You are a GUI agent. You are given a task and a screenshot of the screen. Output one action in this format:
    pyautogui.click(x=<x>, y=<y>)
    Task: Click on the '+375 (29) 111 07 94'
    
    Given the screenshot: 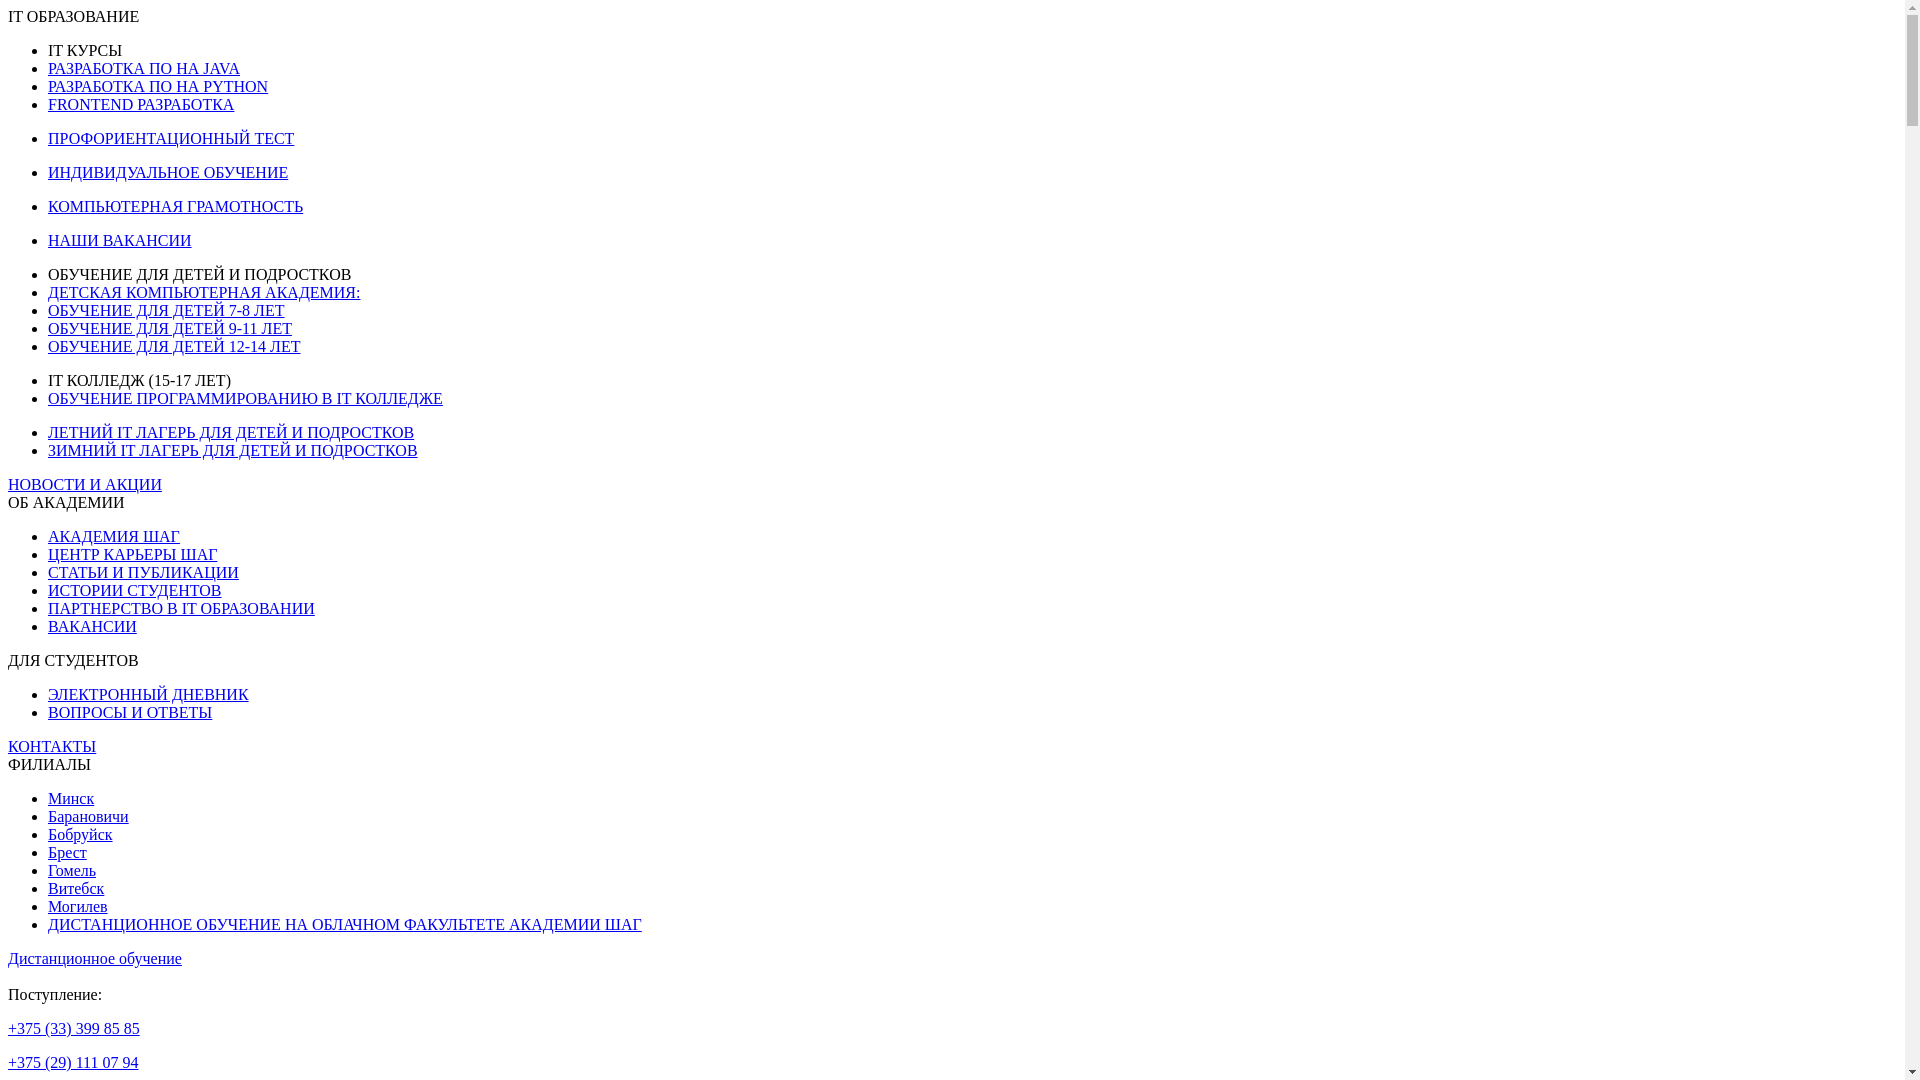 What is the action you would take?
    pyautogui.click(x=73, y=1061)
    